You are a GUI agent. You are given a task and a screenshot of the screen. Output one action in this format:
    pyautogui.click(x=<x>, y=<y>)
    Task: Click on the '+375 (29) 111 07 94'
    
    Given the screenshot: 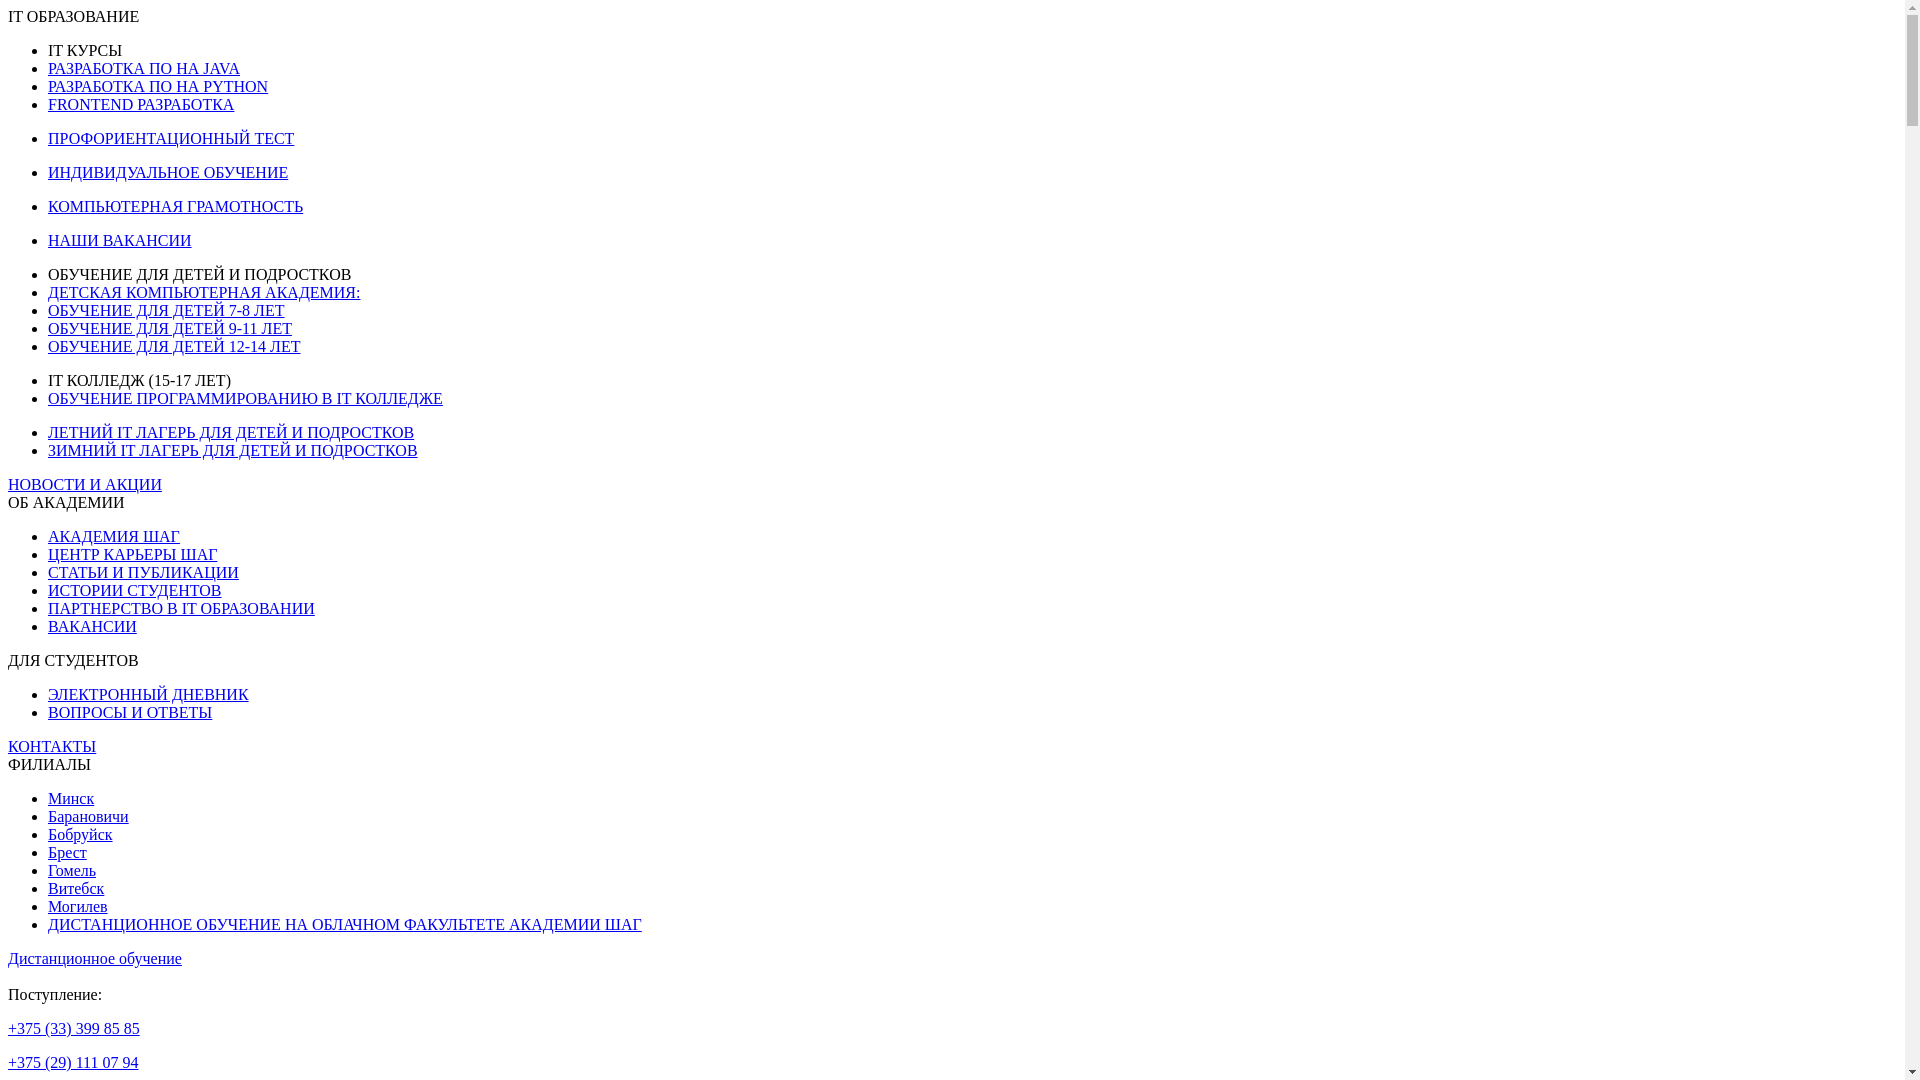 What is the action you would take?
    pyautogui.click(x=73, y=1061)
    